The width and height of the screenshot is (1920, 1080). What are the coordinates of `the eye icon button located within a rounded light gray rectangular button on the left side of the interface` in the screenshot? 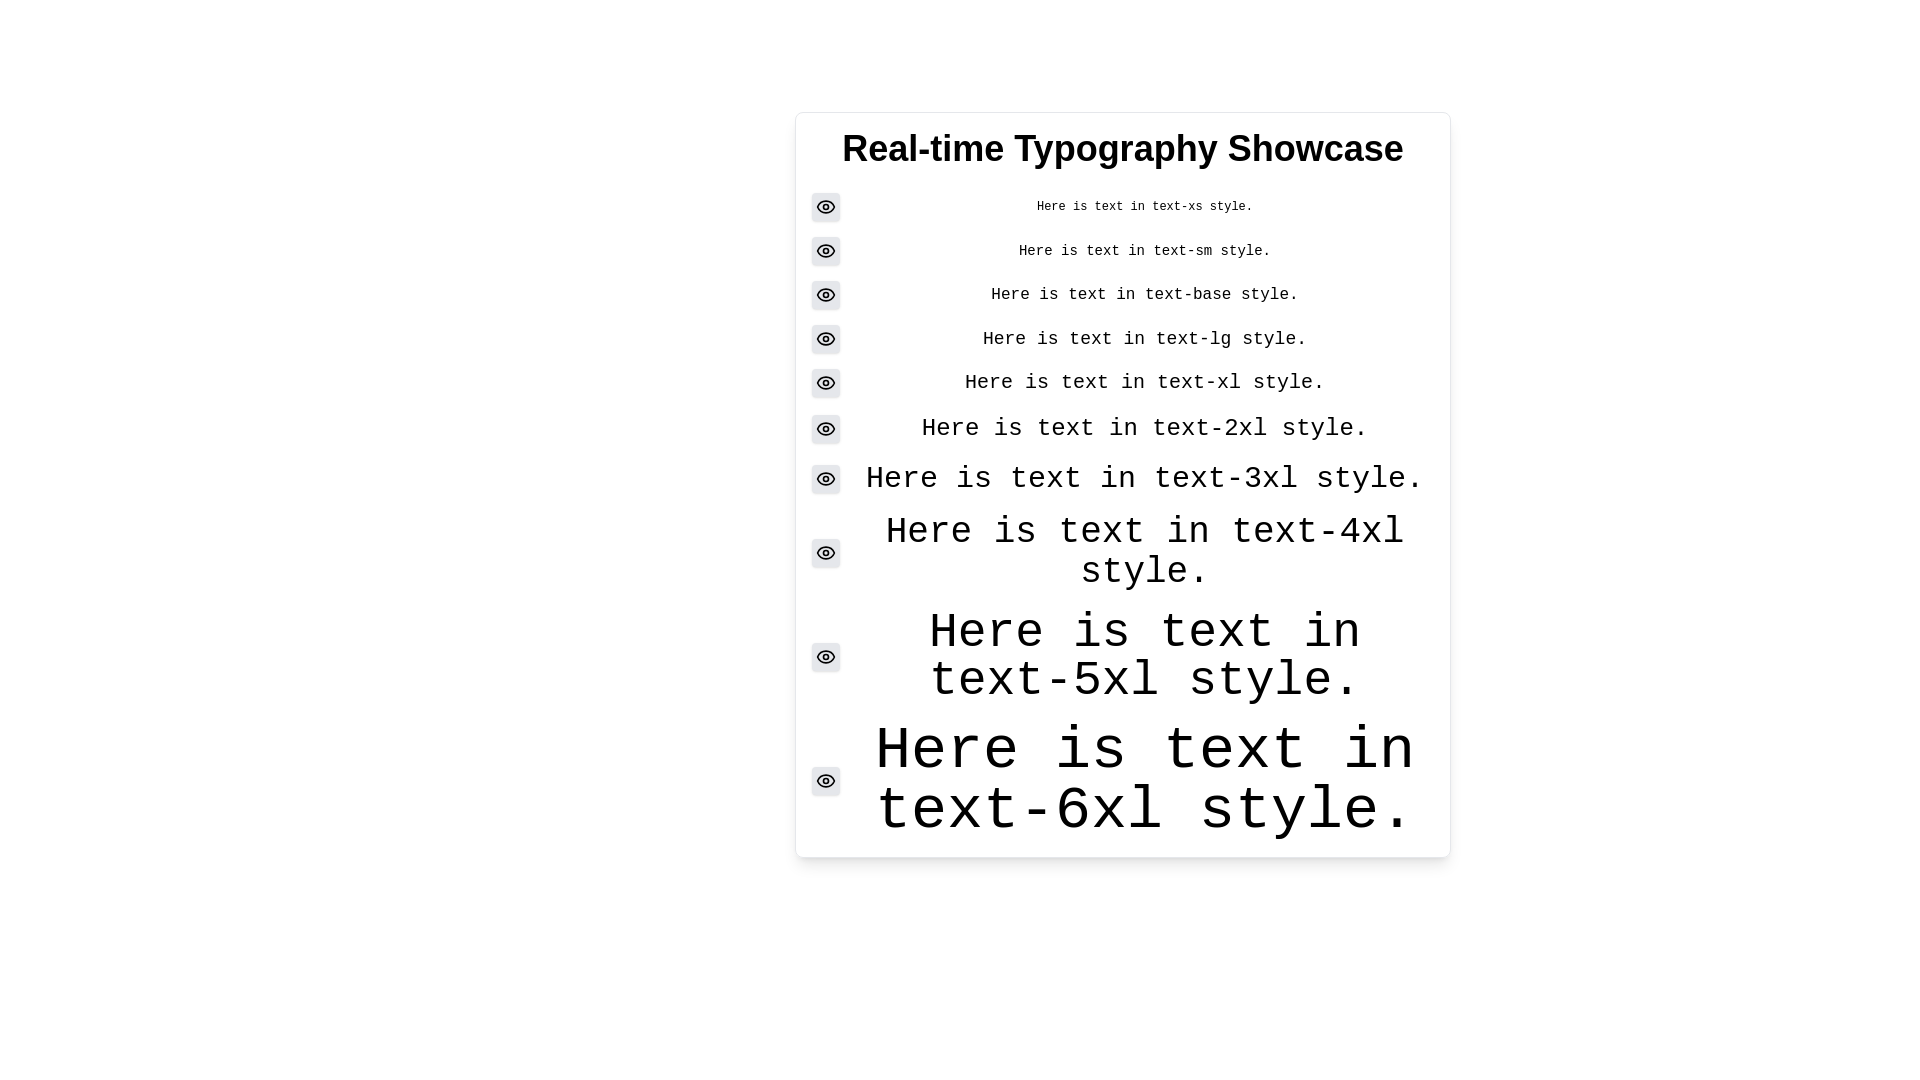 It's located at (825, 338).